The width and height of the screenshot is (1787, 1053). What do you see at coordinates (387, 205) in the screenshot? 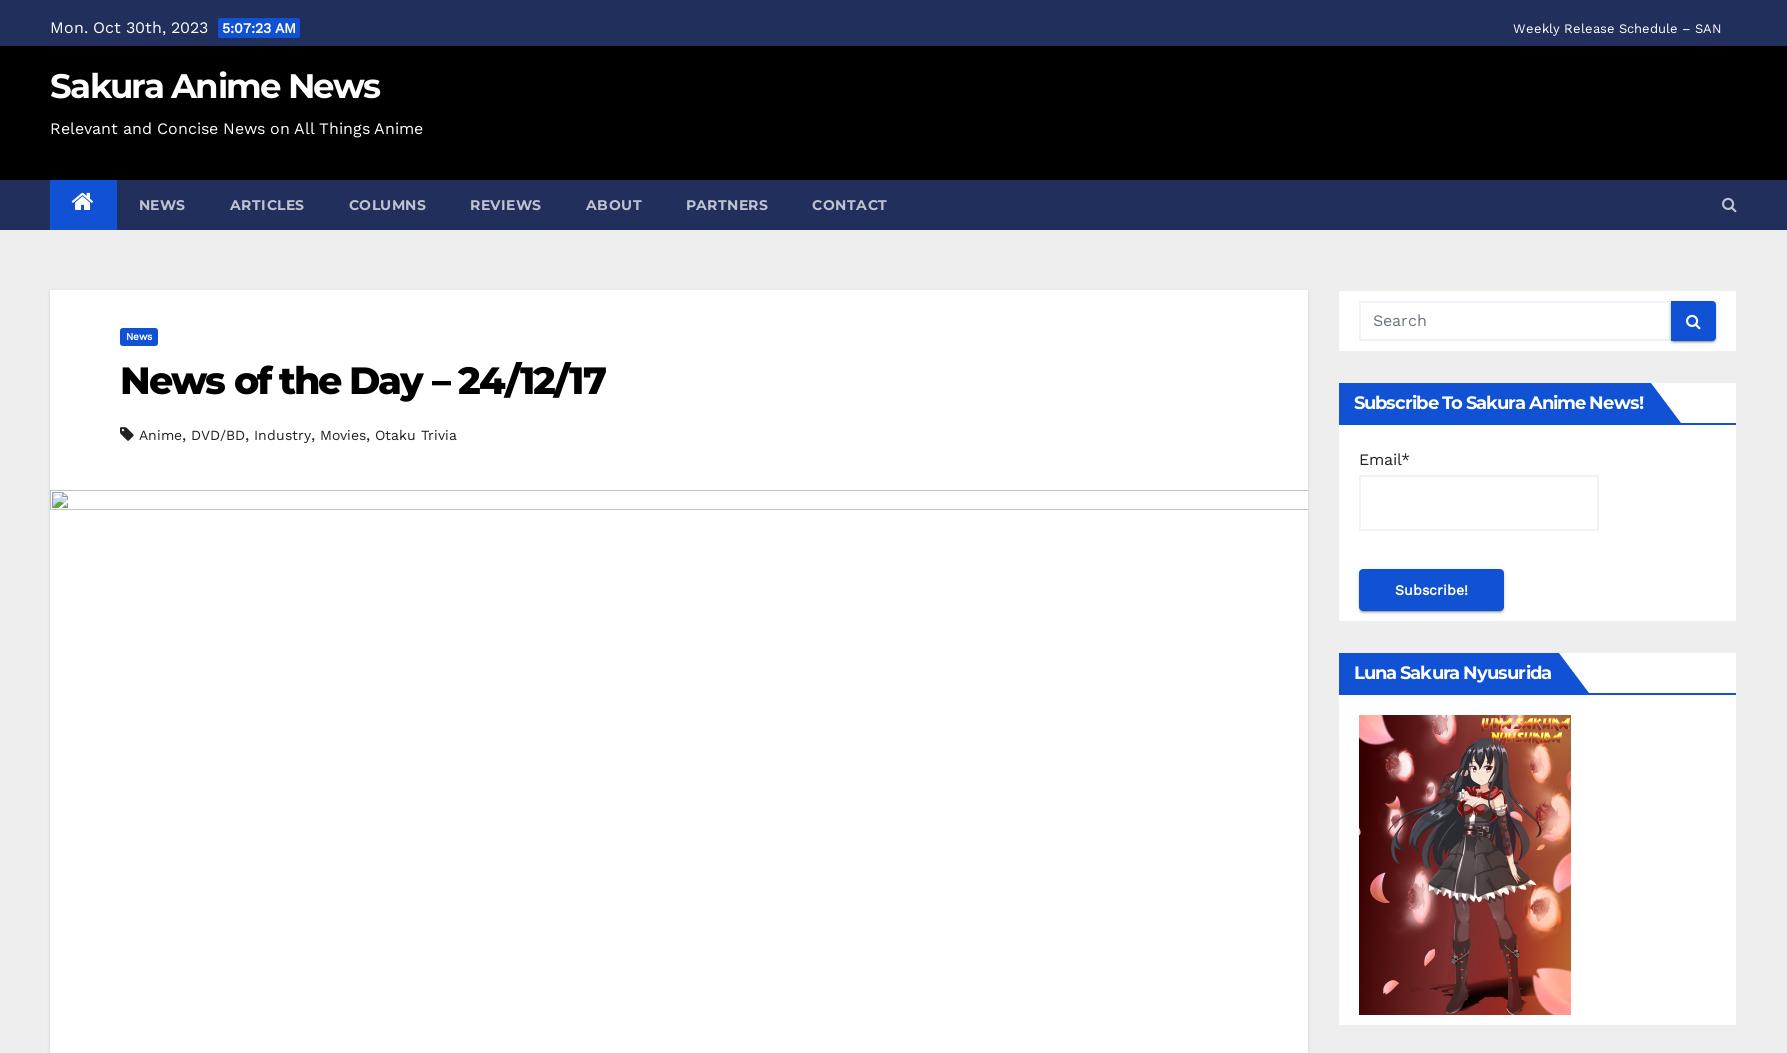
I see `'Columns'` at bounding box center [387, 205].